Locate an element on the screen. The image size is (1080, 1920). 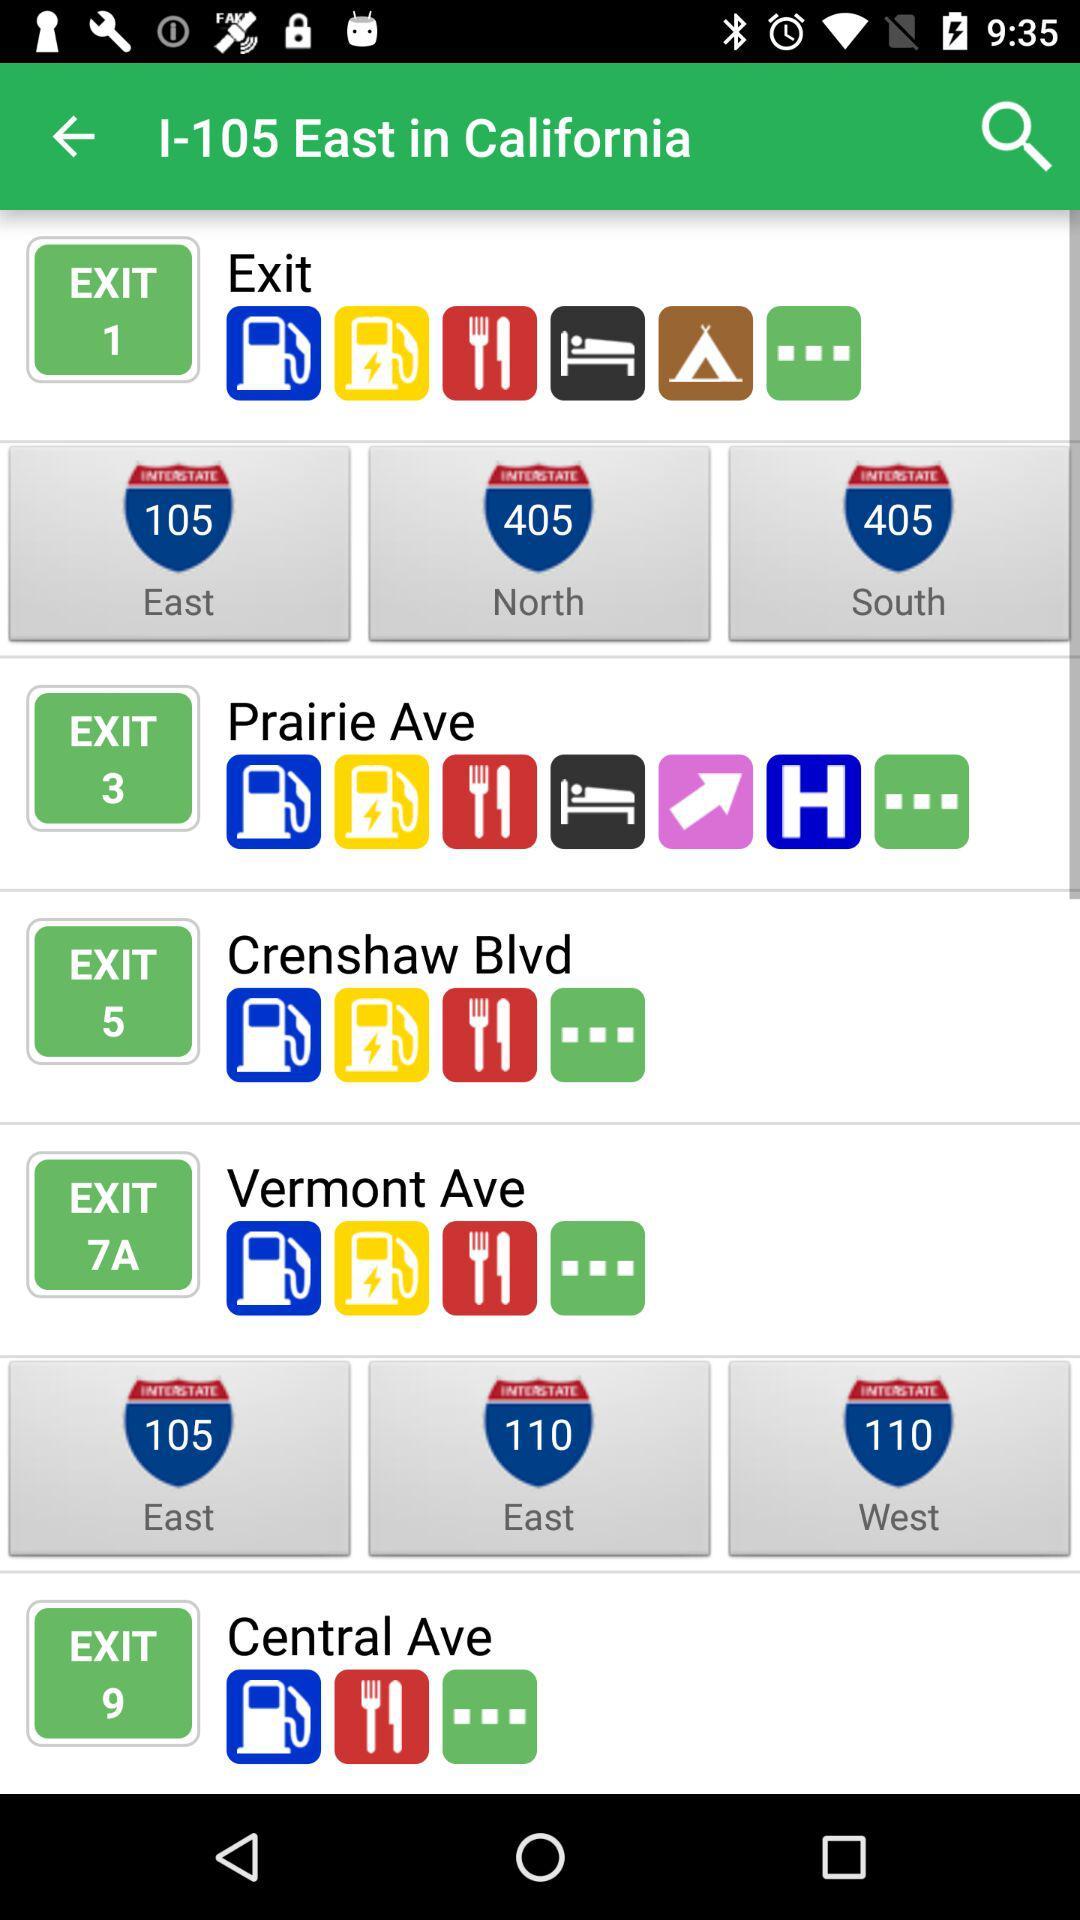
west item is located at coordinates (897, 1515).